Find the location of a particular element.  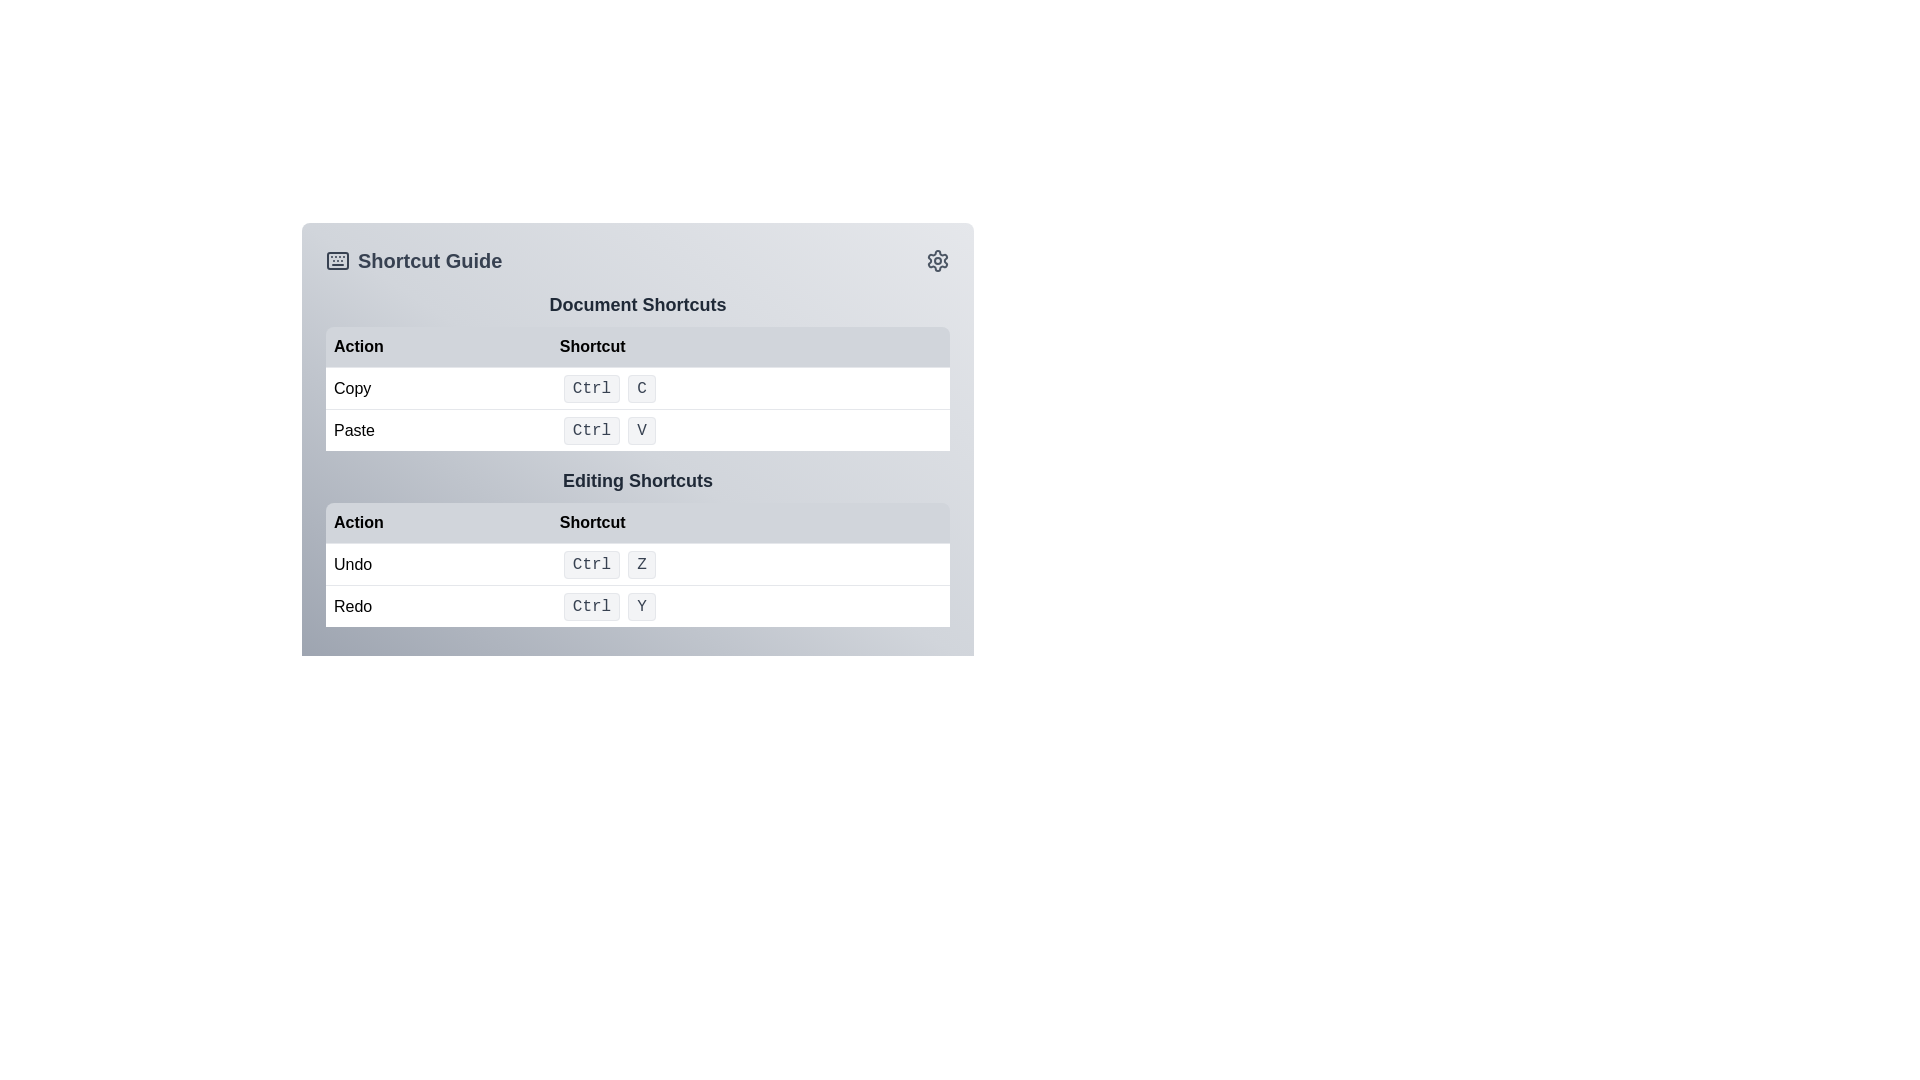

the static label element displaying 'Y' in the 'Editing Shortcuts' section, which represents the second part of the 'Ctrl + Y' keyboard shortcut for the 'Redo' action is located at coordinates (642, 605).